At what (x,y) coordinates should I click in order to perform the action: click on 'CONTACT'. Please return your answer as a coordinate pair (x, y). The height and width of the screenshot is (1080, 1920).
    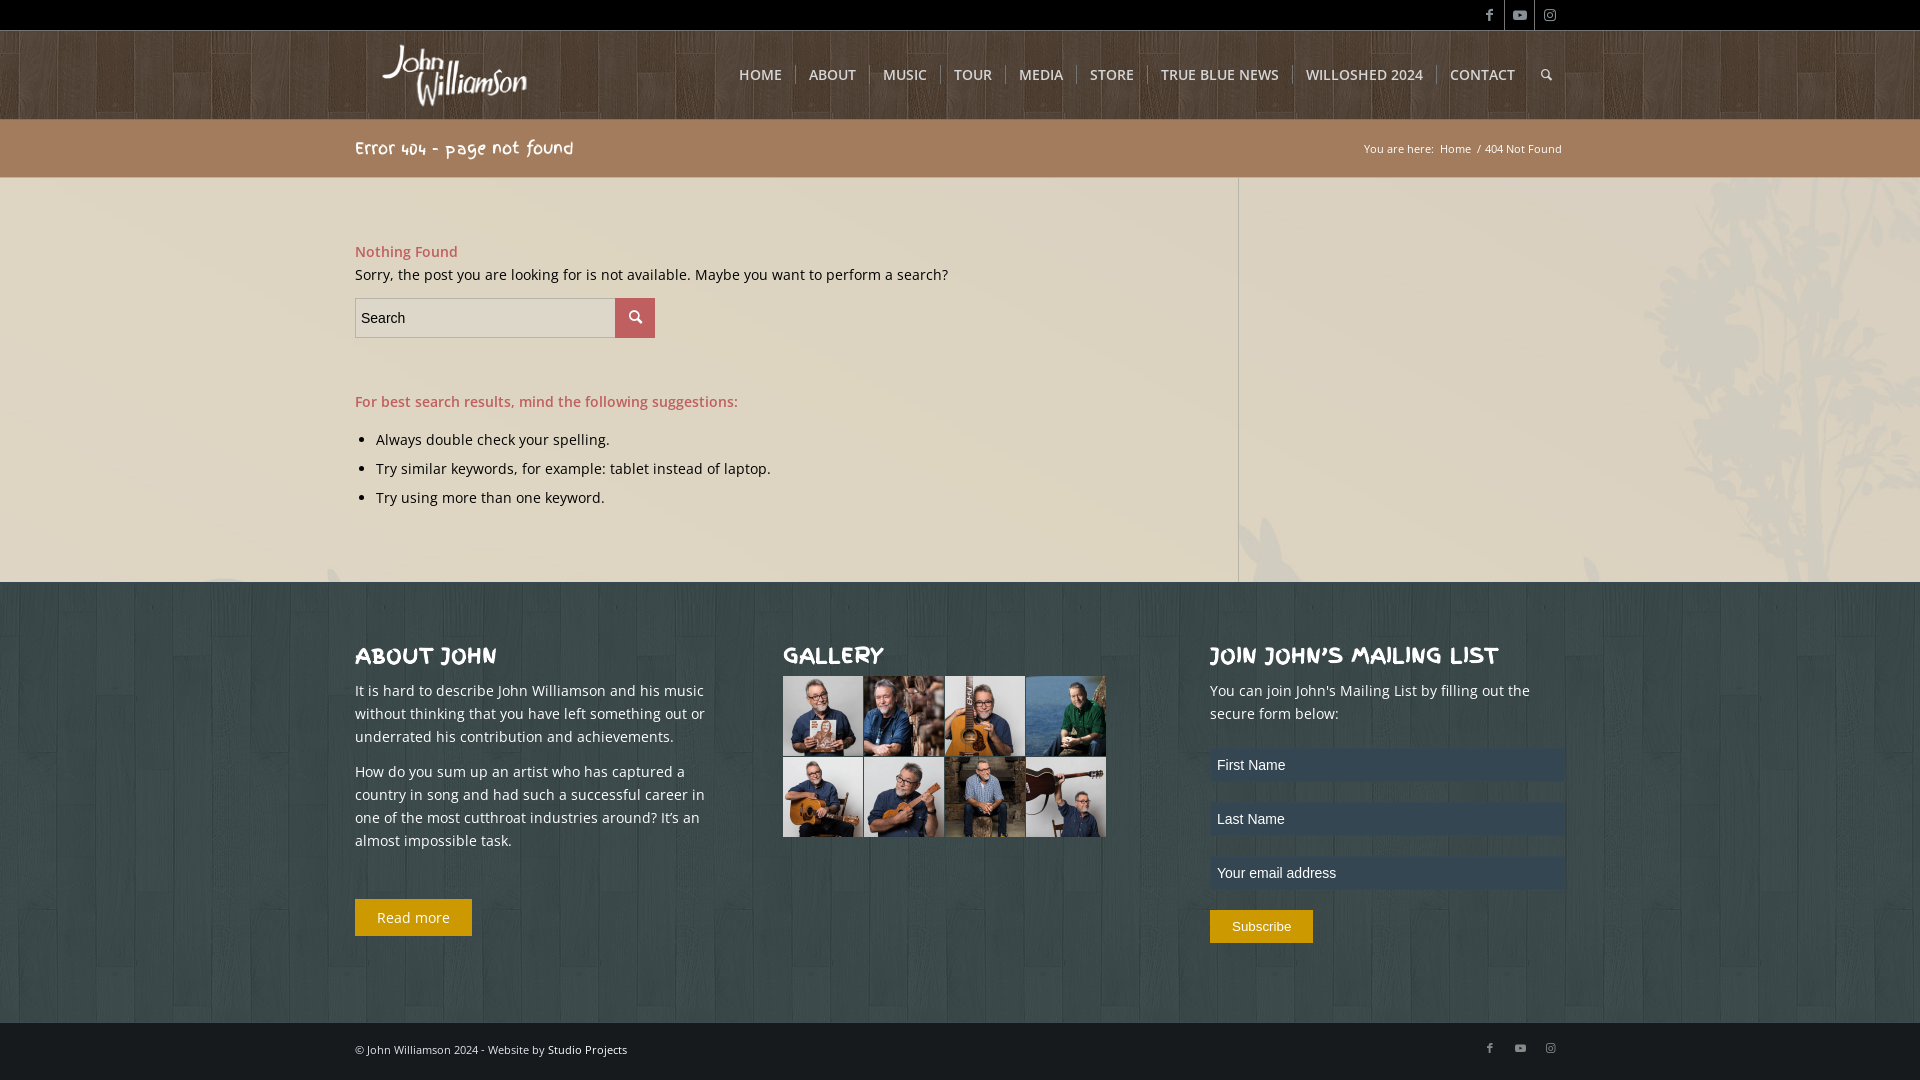
    Looking at the image, I should click on (1482, 73).